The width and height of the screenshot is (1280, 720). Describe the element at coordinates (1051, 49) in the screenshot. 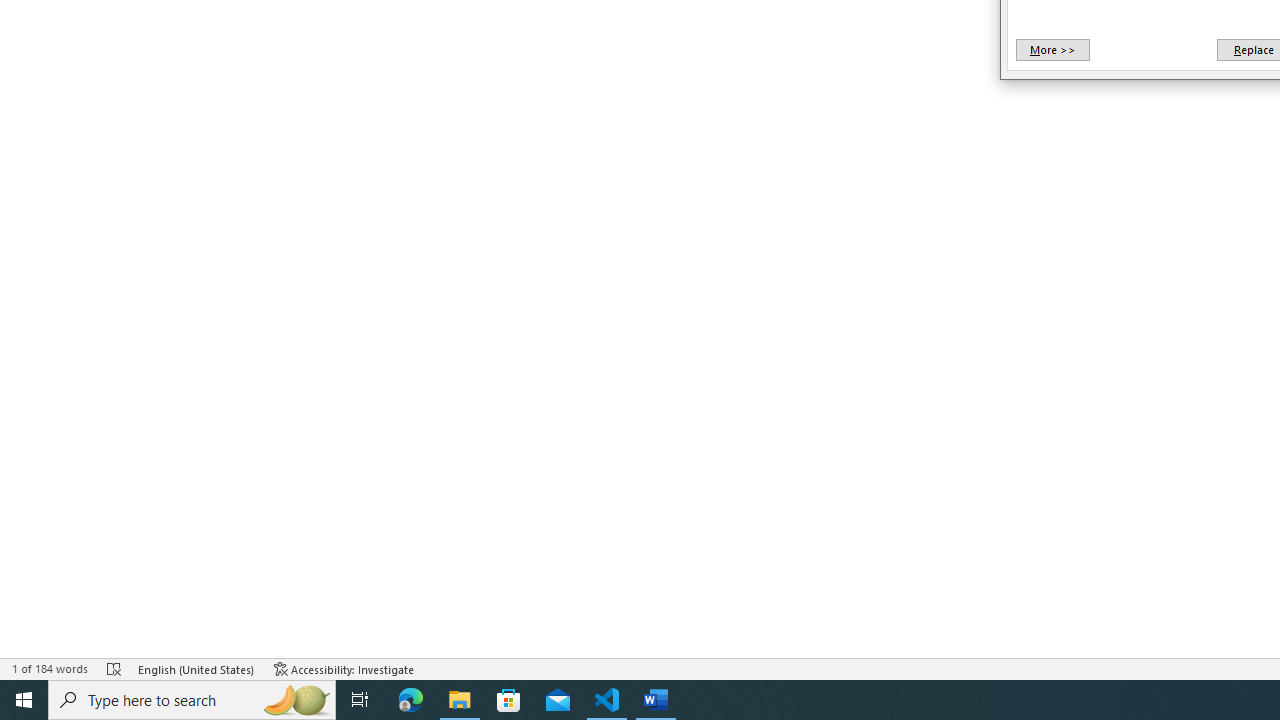

I see `'More >>'` at that location.